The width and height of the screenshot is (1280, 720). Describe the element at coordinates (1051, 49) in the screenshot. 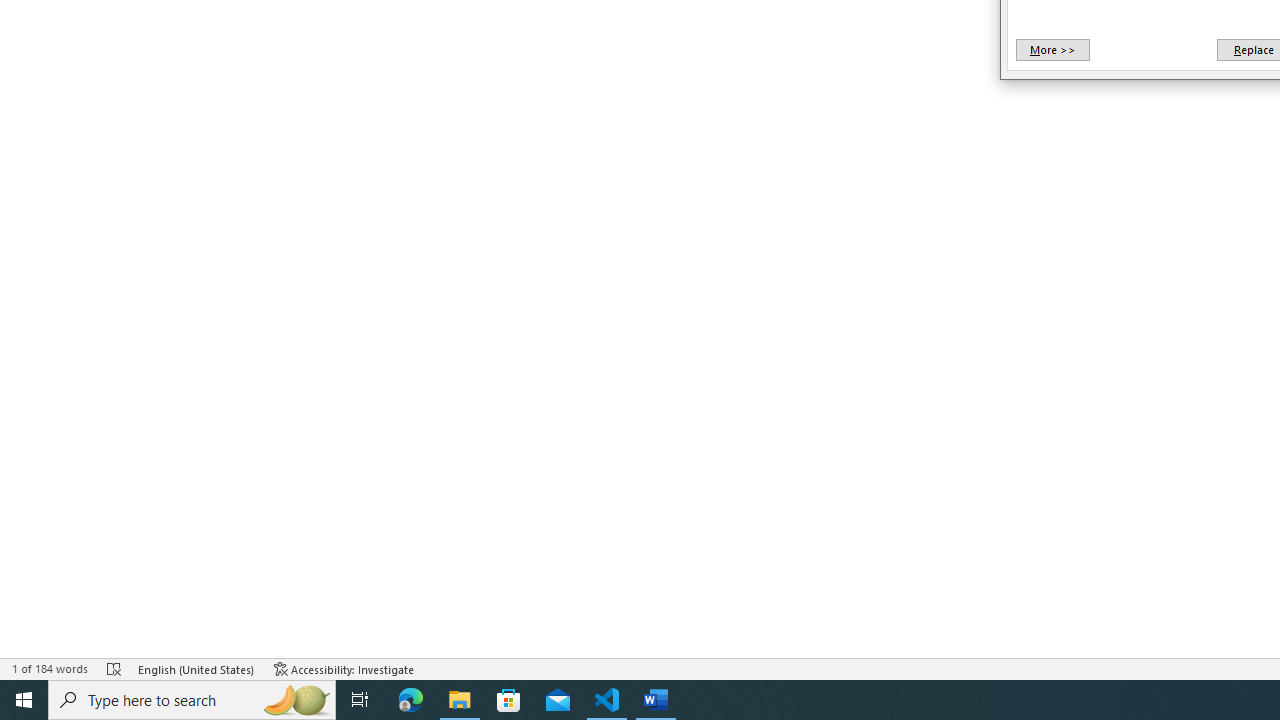

I see `'More >>'` at that location.